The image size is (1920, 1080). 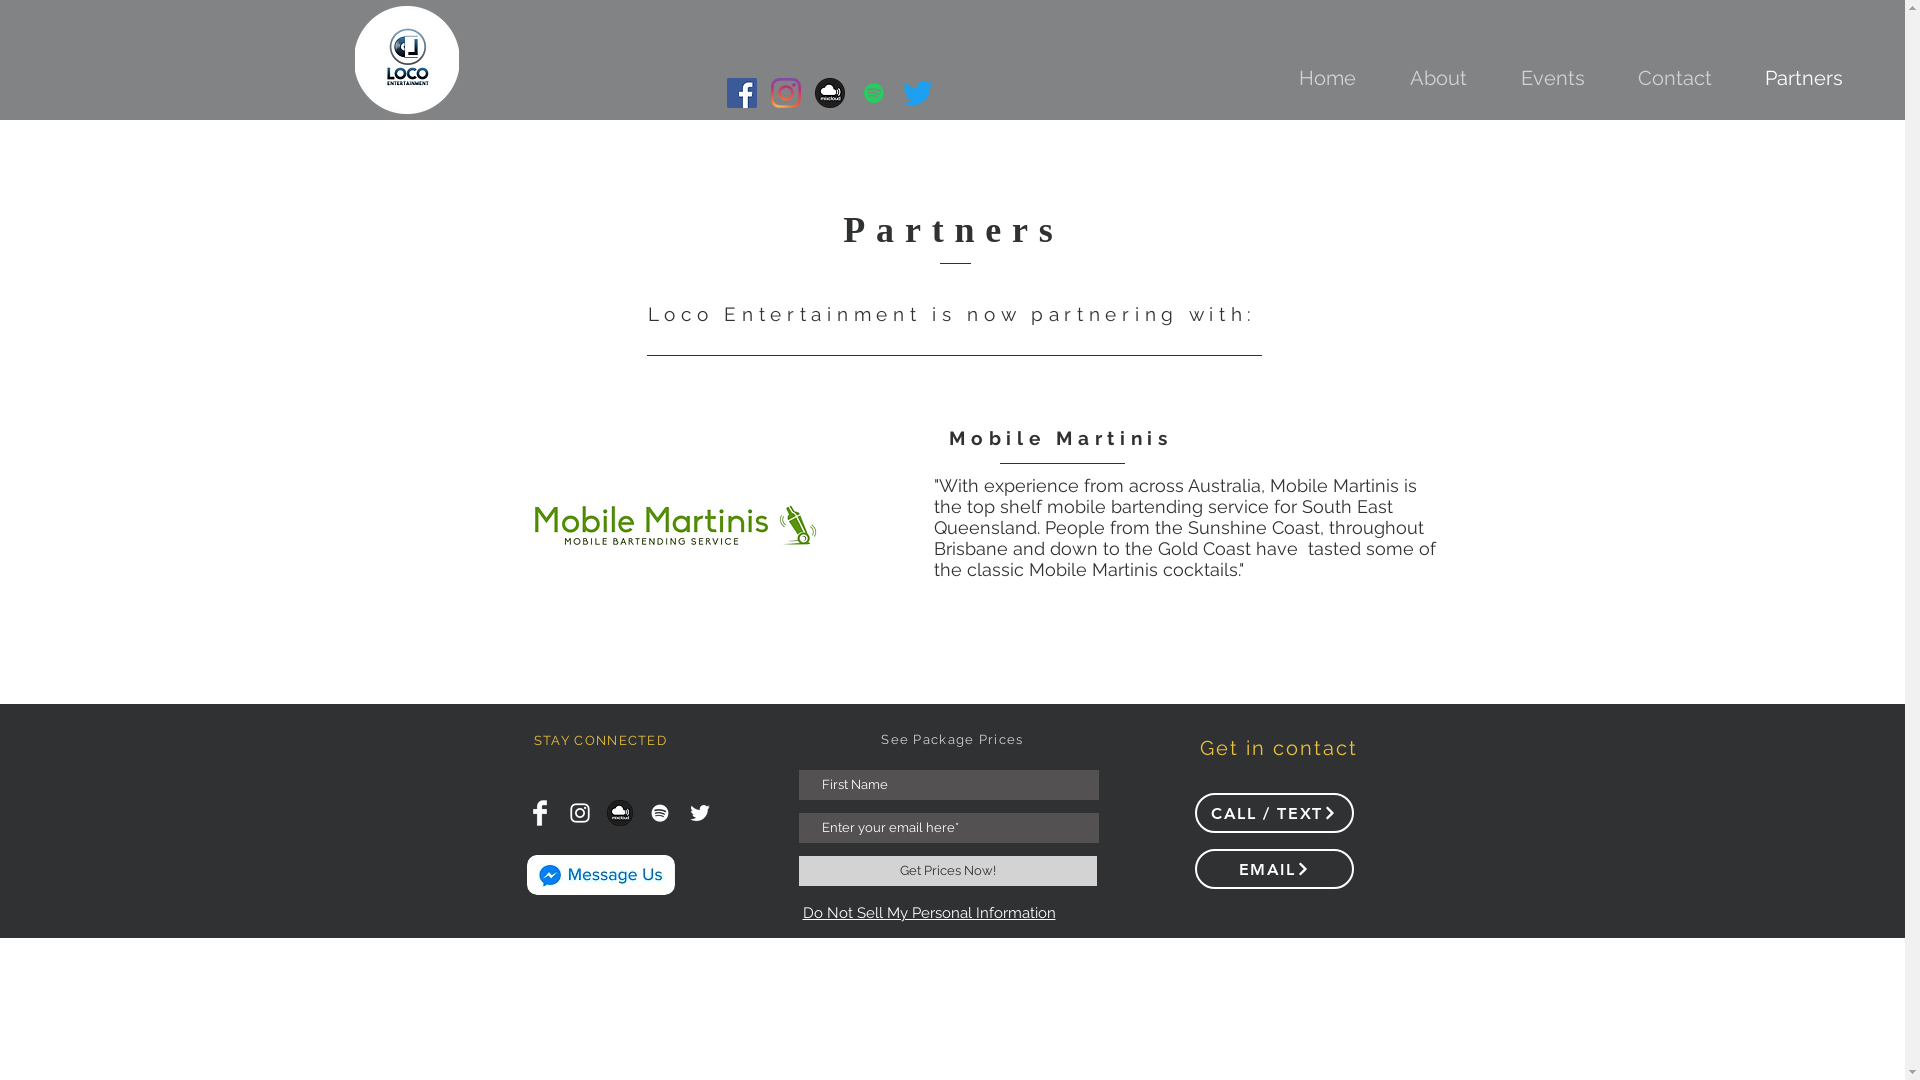 What do you see at coordinates (1272, 867) in the screenshot?
I see `'EMAIL'` at bounding box center [1272, 867].